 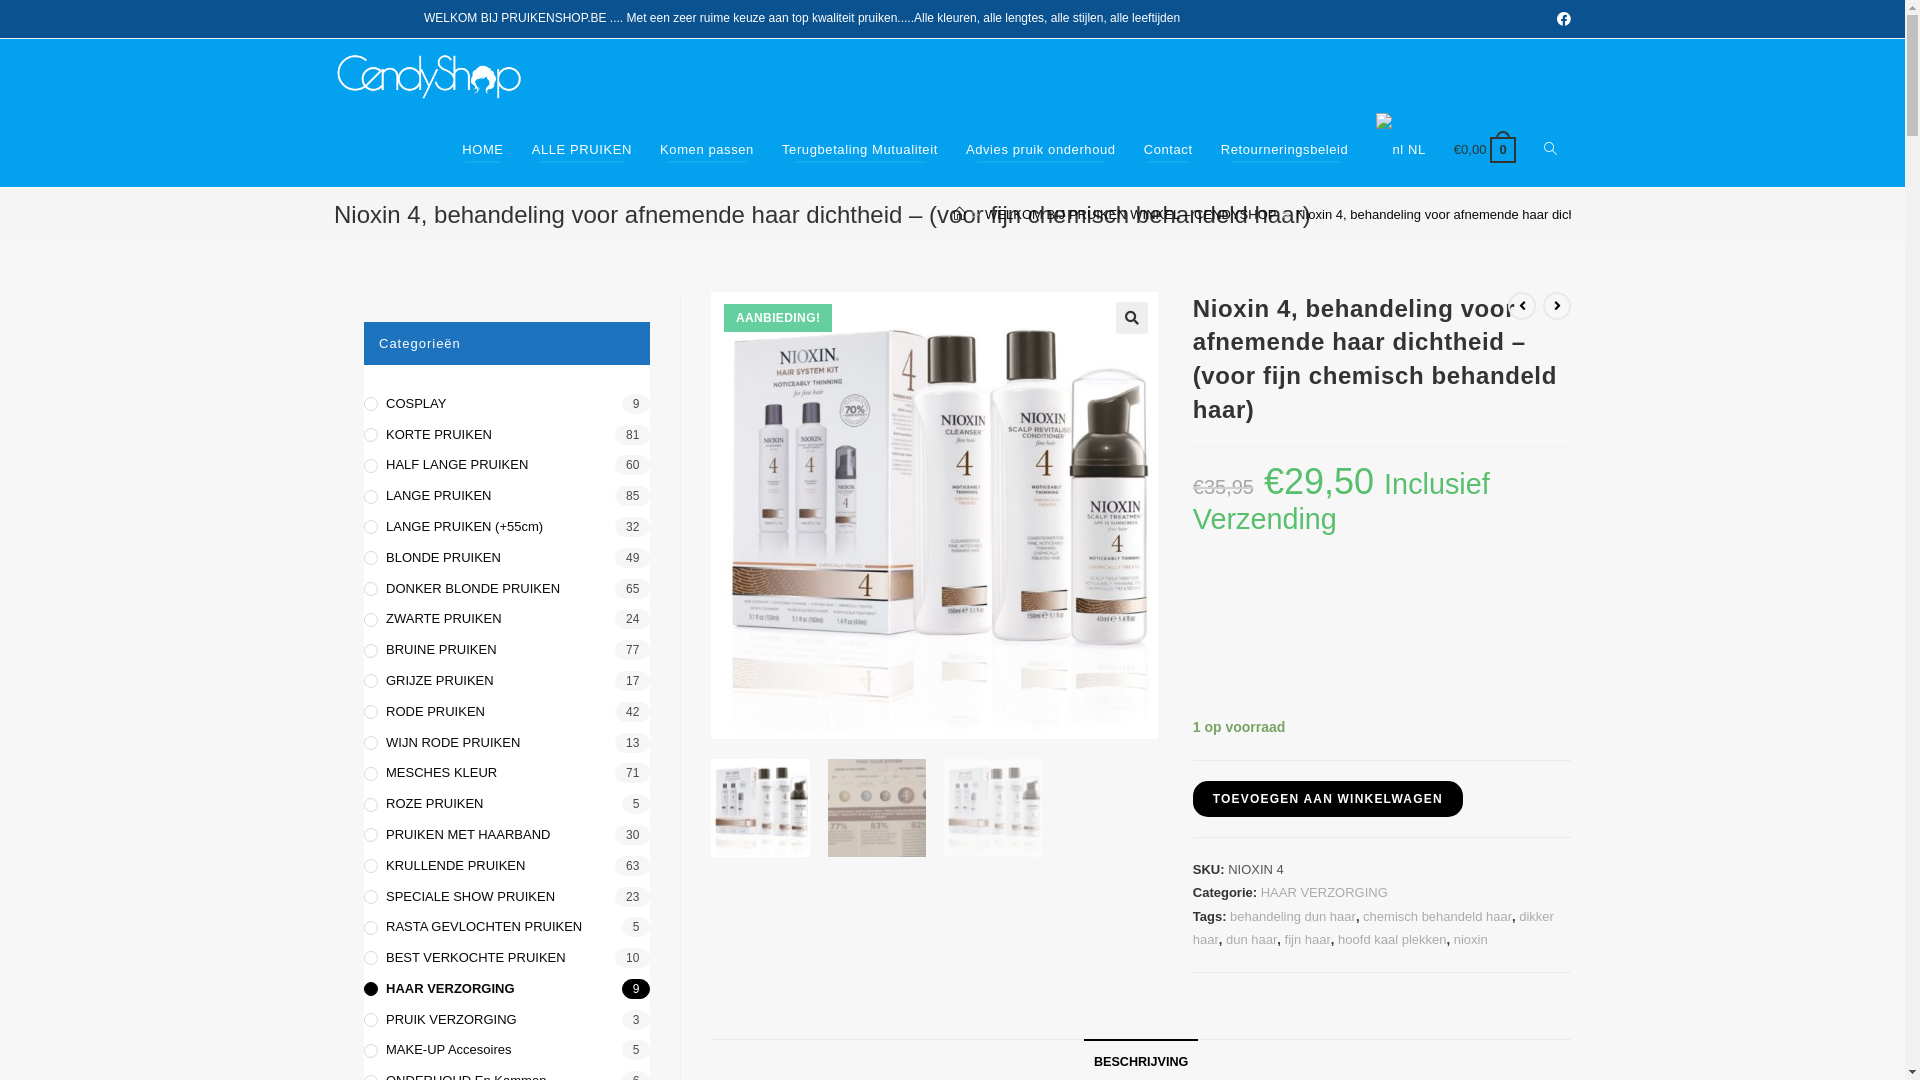 I want to click on 'LANGE PRUIKEN', so click(x=507, y=495).